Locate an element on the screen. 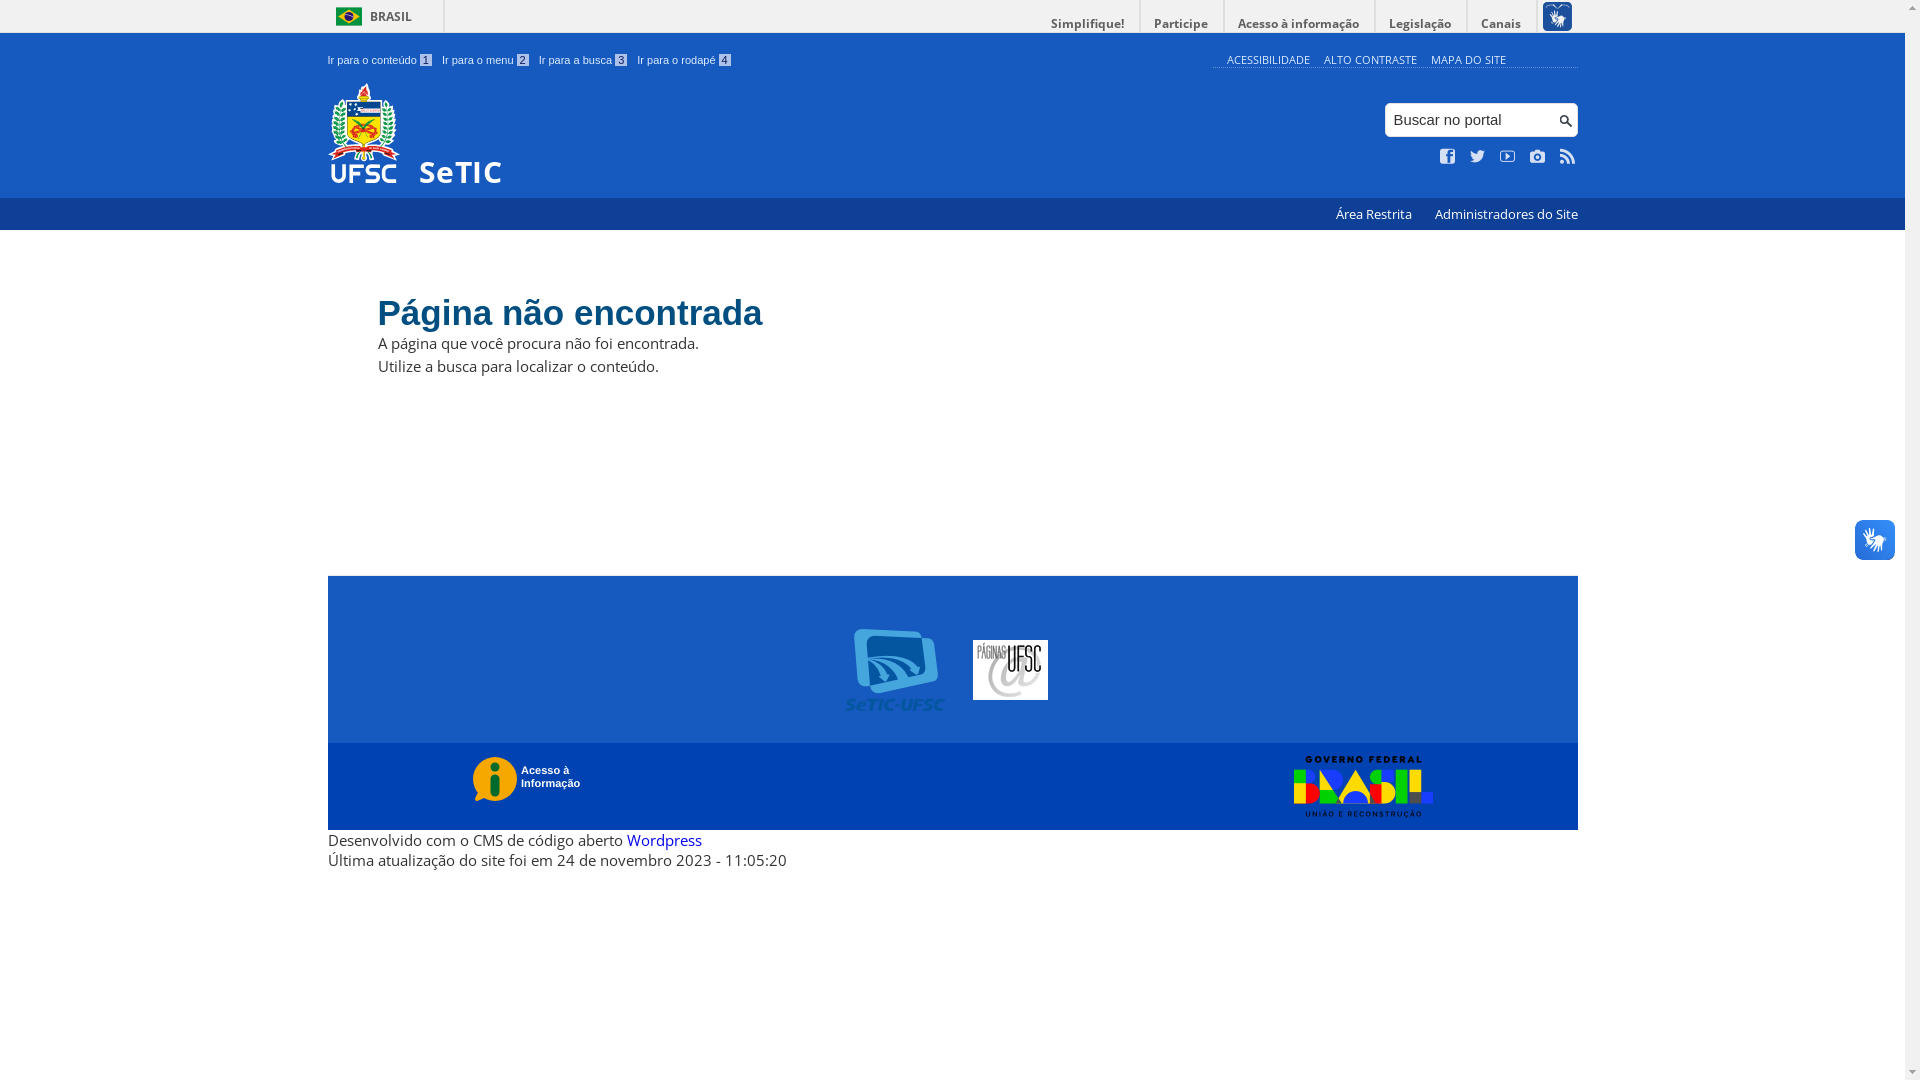 The height and width of the screenshot is (1080, 1920). 'Governo Federal' is located at coordinates (1283, 785).